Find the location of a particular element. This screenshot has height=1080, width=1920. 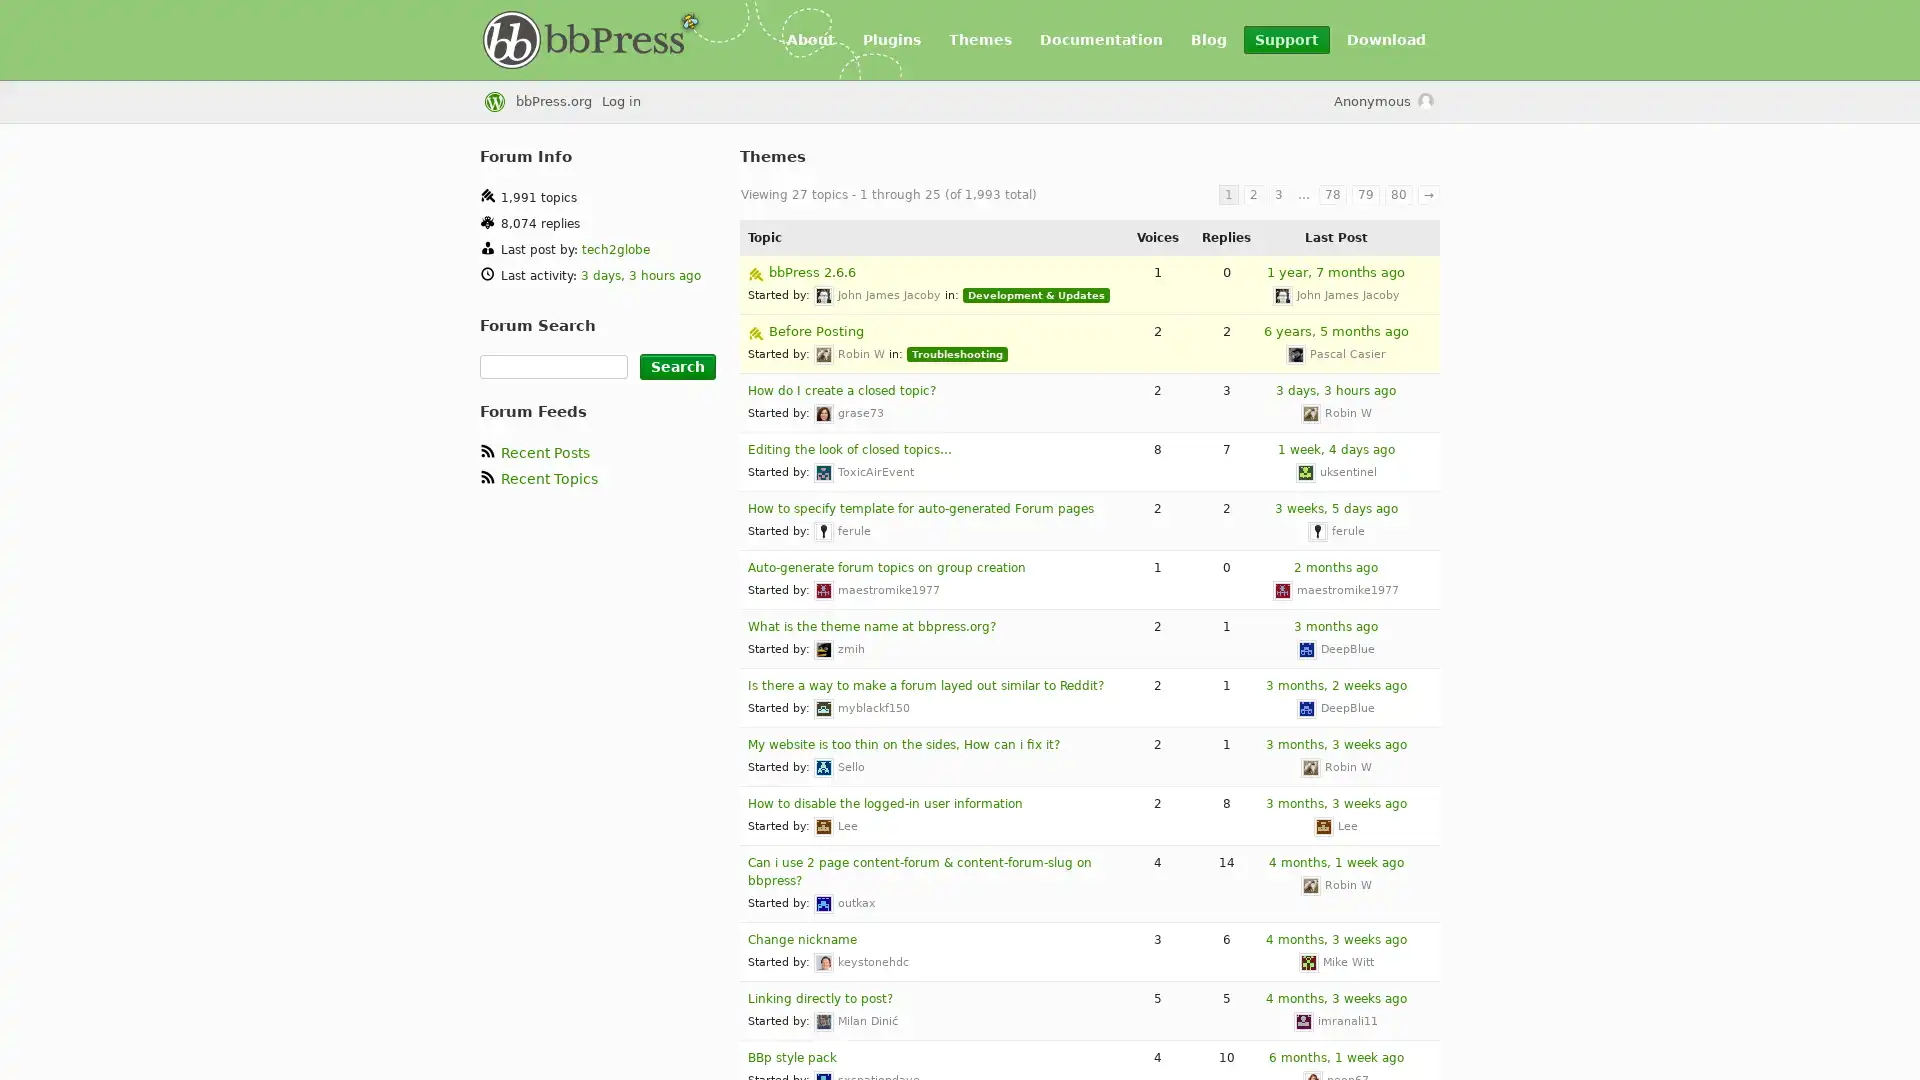

Search is located at coordinates (677, 366).